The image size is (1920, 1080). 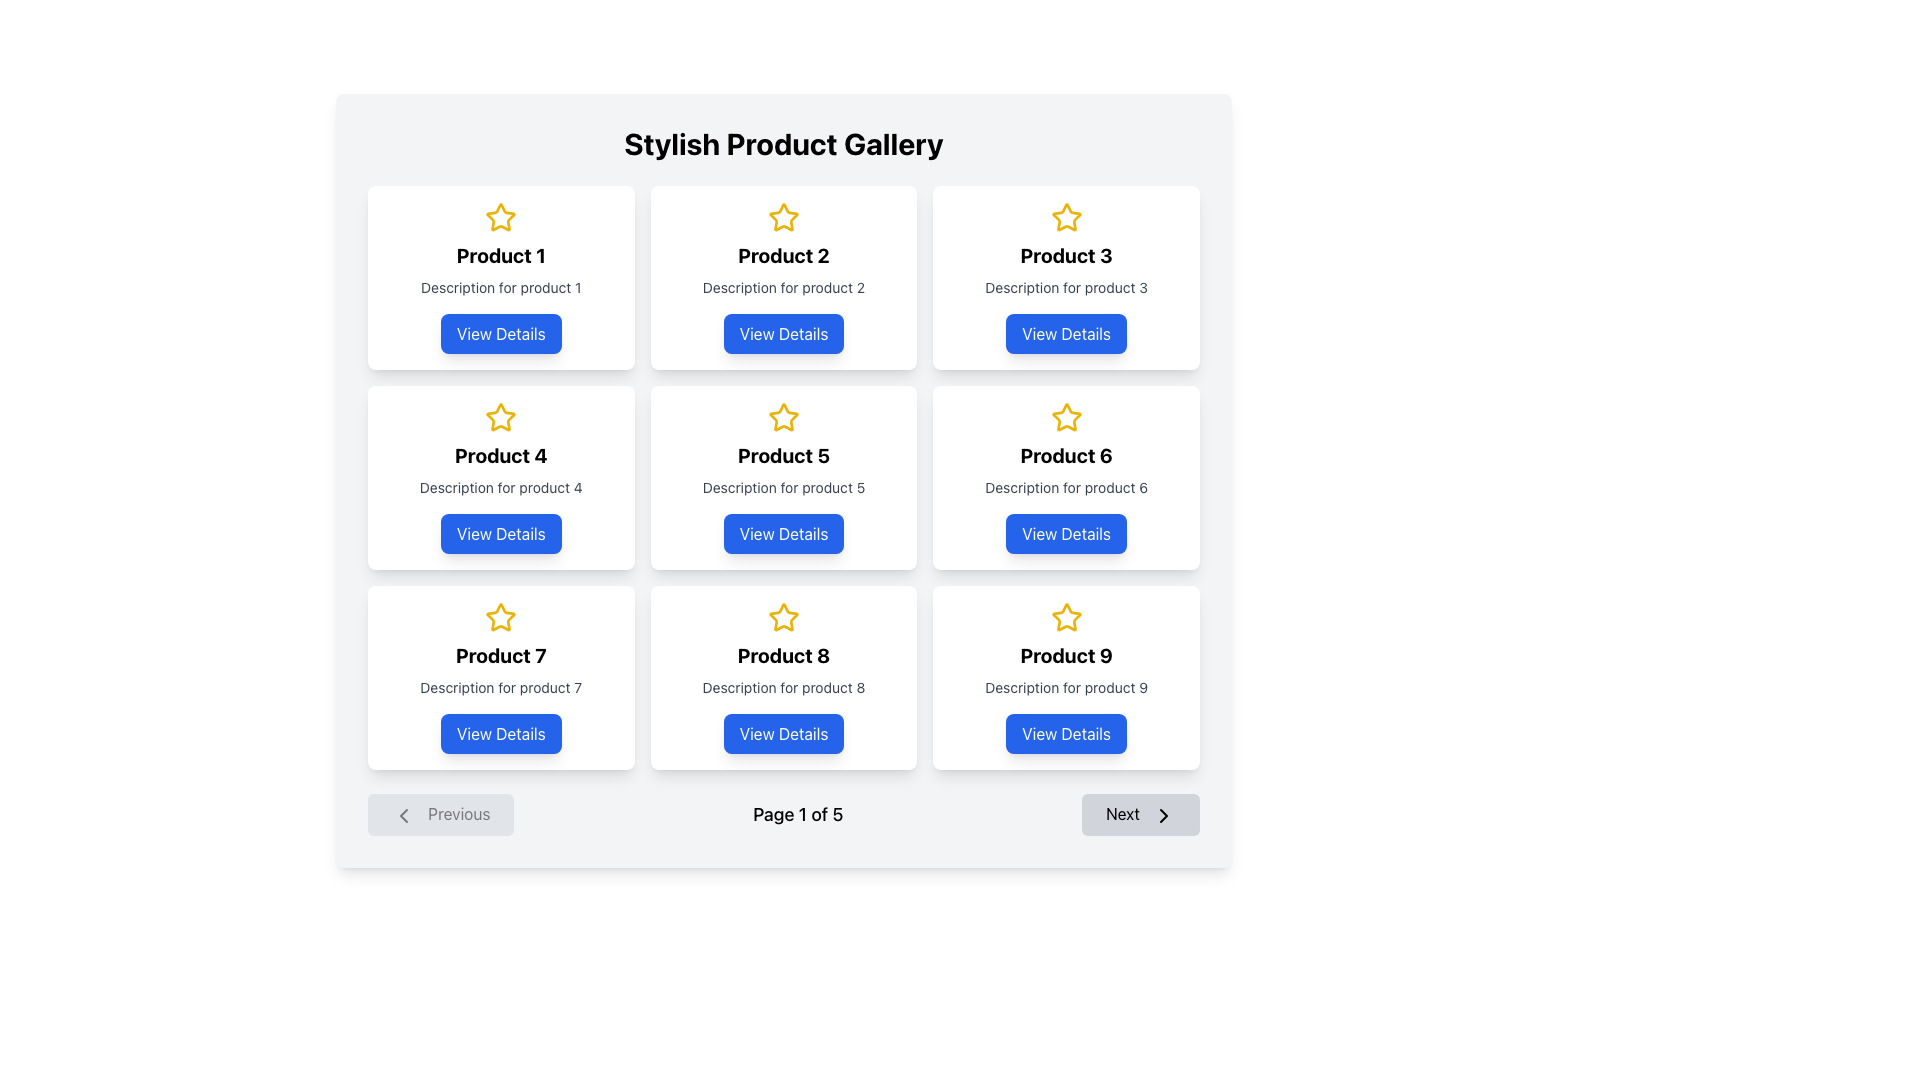 I want to click on the star icon in the card for 'Product 7', located in the first column of the third row of the product grid, so click(x=501, y=616).